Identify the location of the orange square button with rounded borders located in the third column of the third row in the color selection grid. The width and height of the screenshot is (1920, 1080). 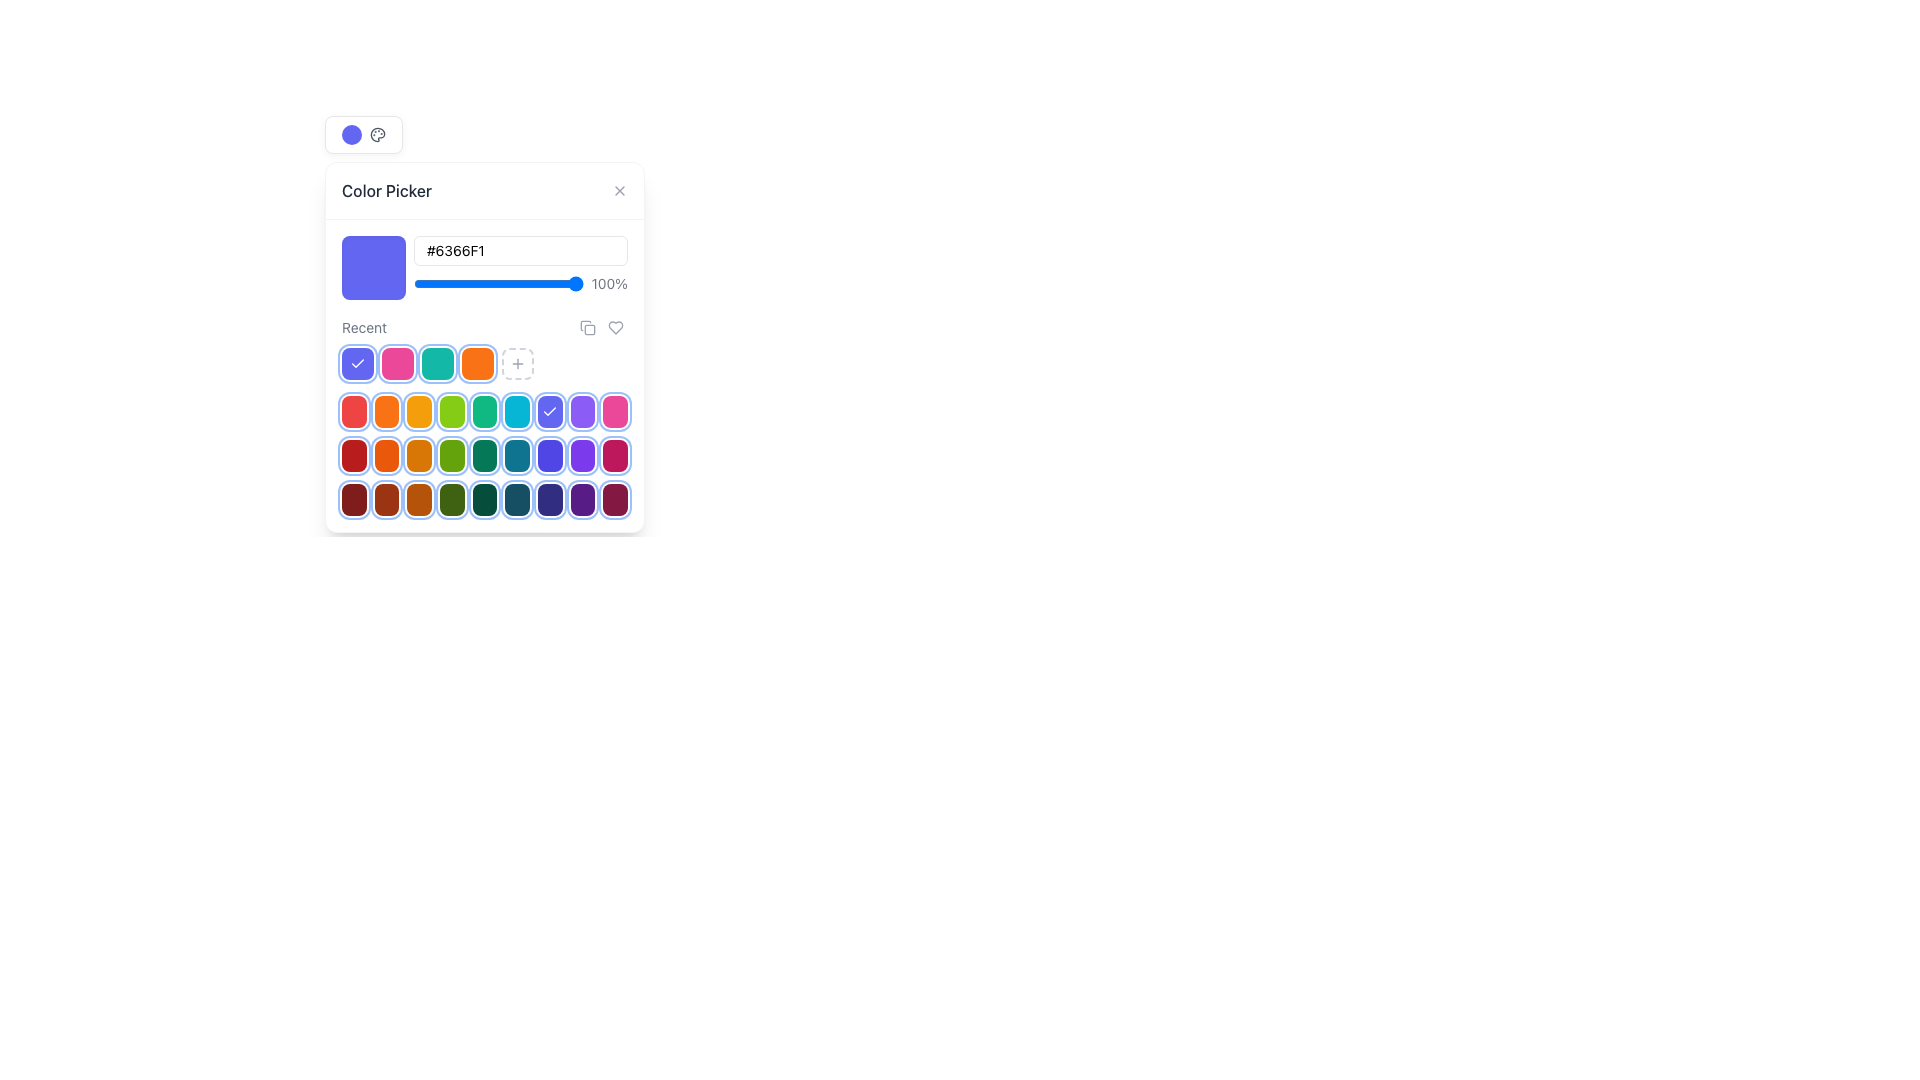
(418, 455).